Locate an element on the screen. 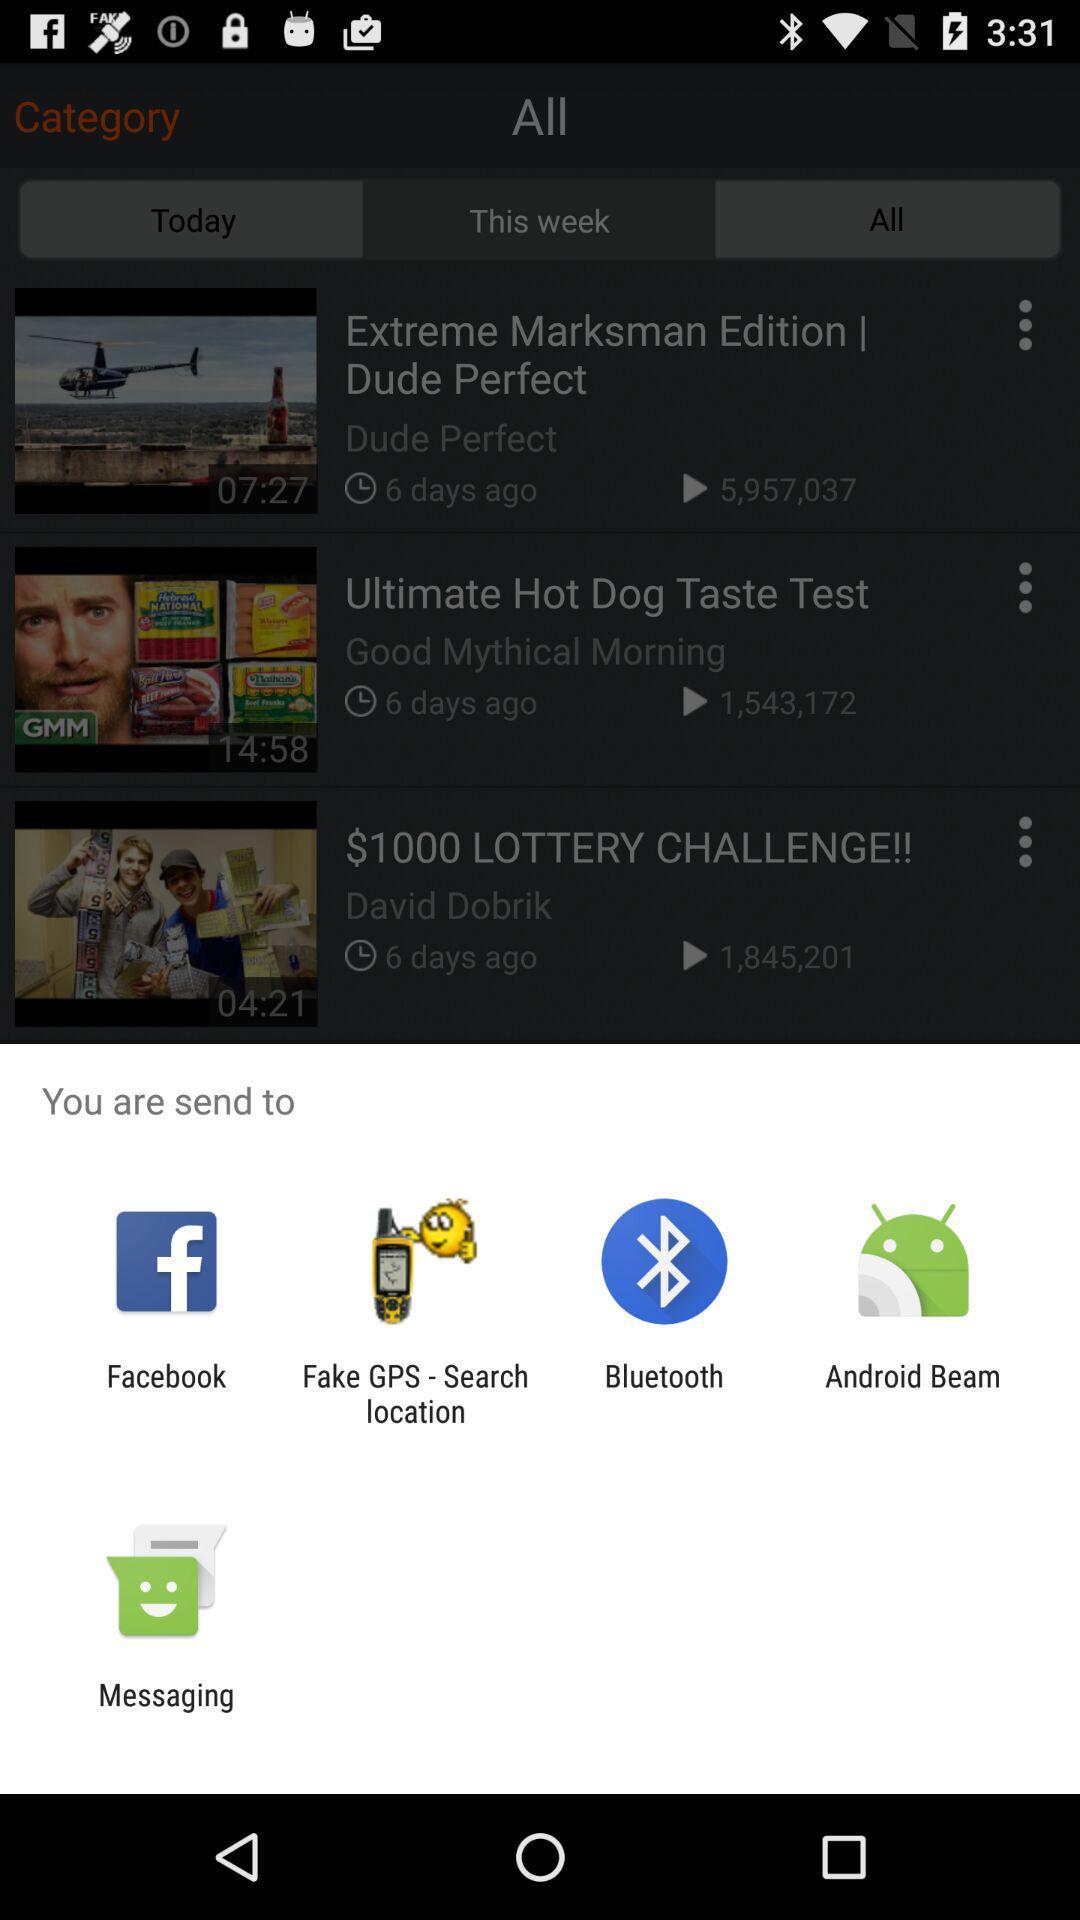 Image resolution: width=1080 pixels, height=1920 pixels. app next to bluetooth app is located at coordinates (913, 1392).